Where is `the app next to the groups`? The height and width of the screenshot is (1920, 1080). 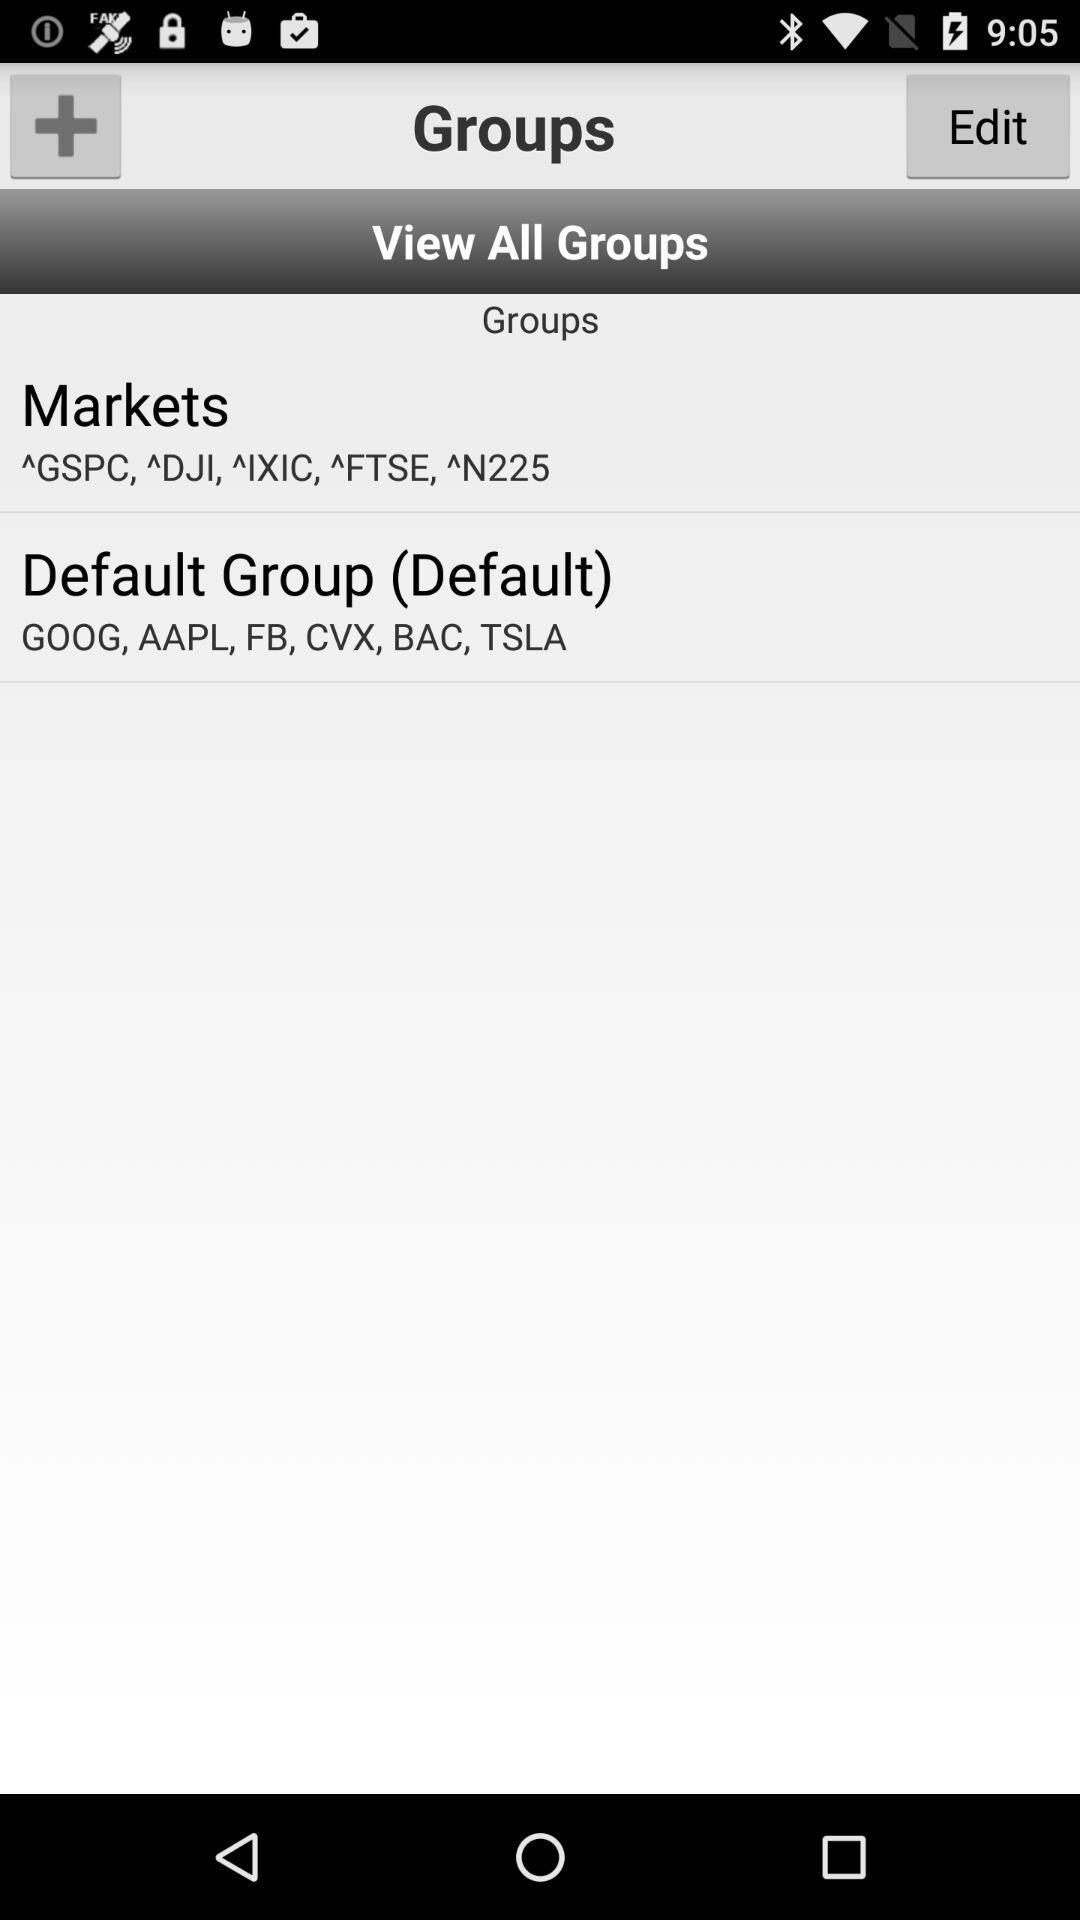
the app next to the groups is located at coordinates (64, 124).